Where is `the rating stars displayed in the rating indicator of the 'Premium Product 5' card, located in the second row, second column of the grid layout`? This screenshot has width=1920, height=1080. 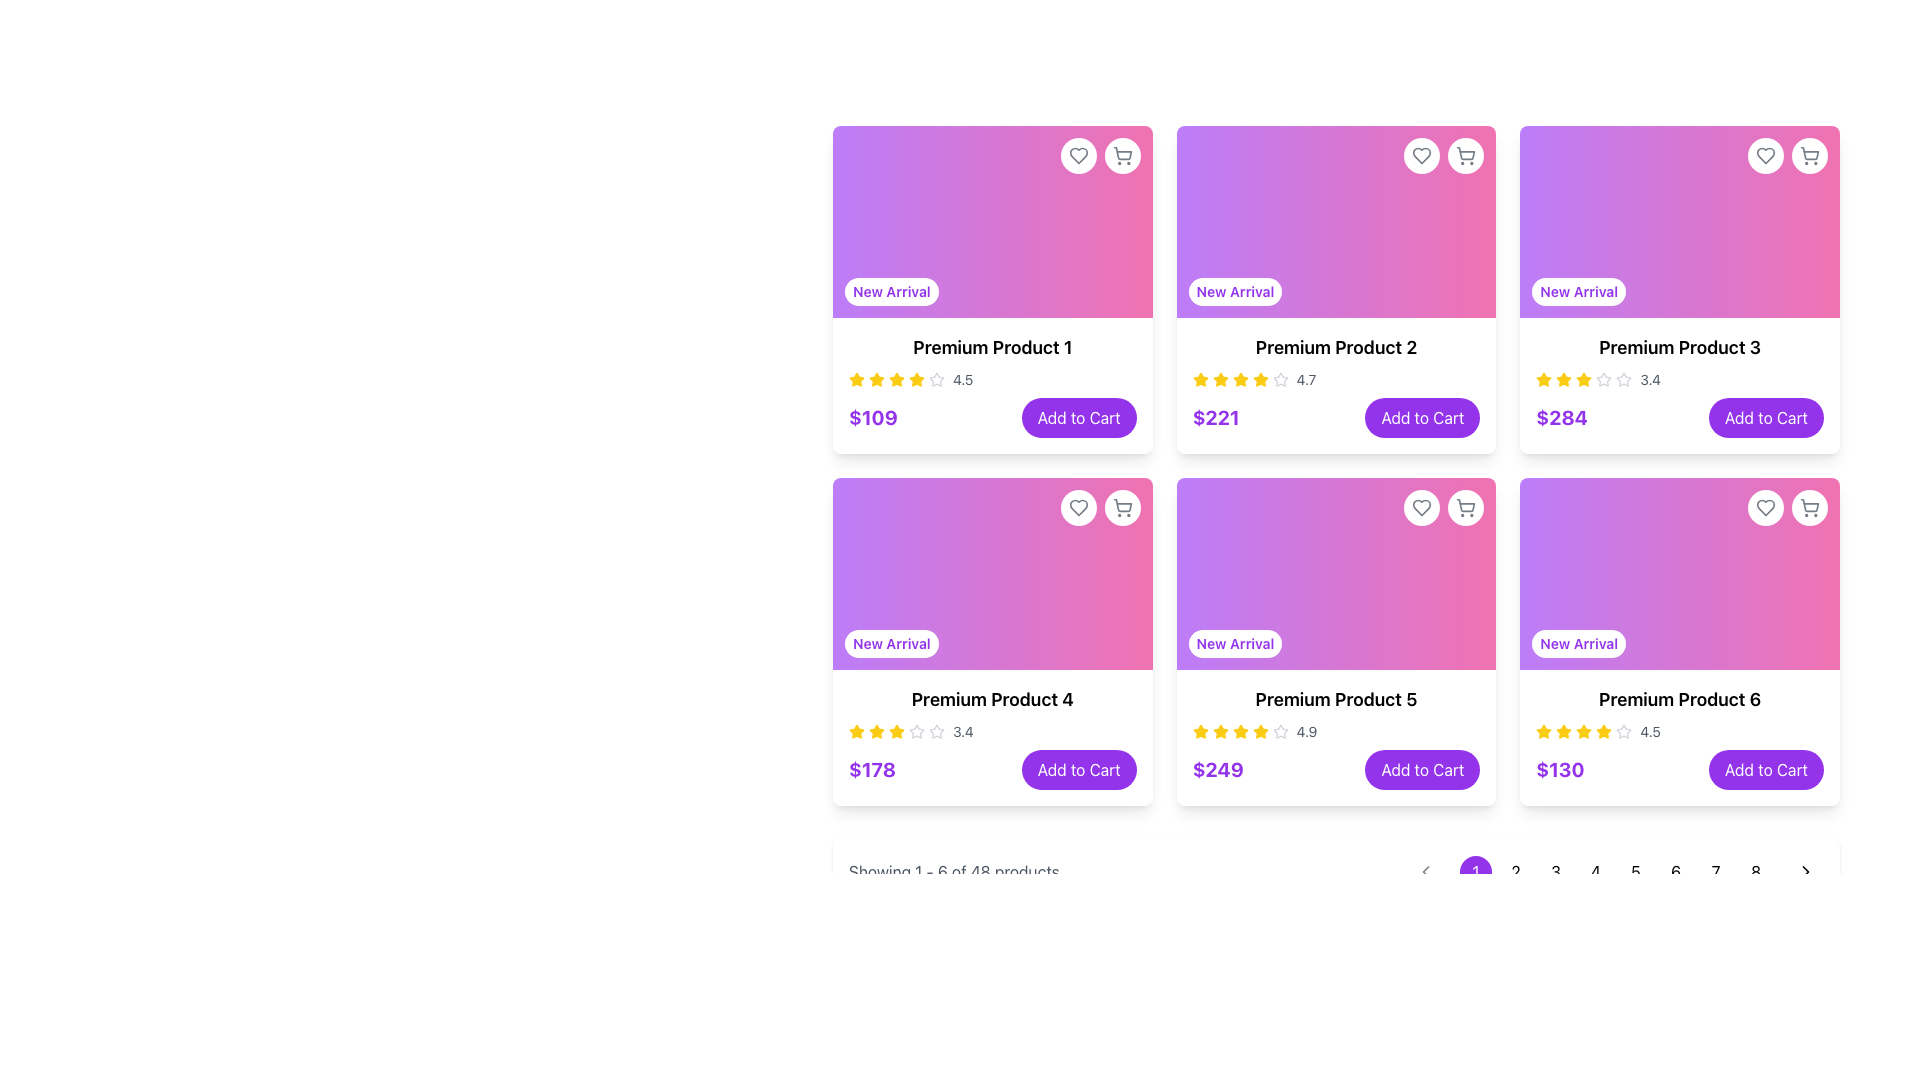 the rating stars displayed in the rating indicator of the 'Premium Product 5' card, located in the second row, second column of the grid layout is located at coordinates (1336, 732).